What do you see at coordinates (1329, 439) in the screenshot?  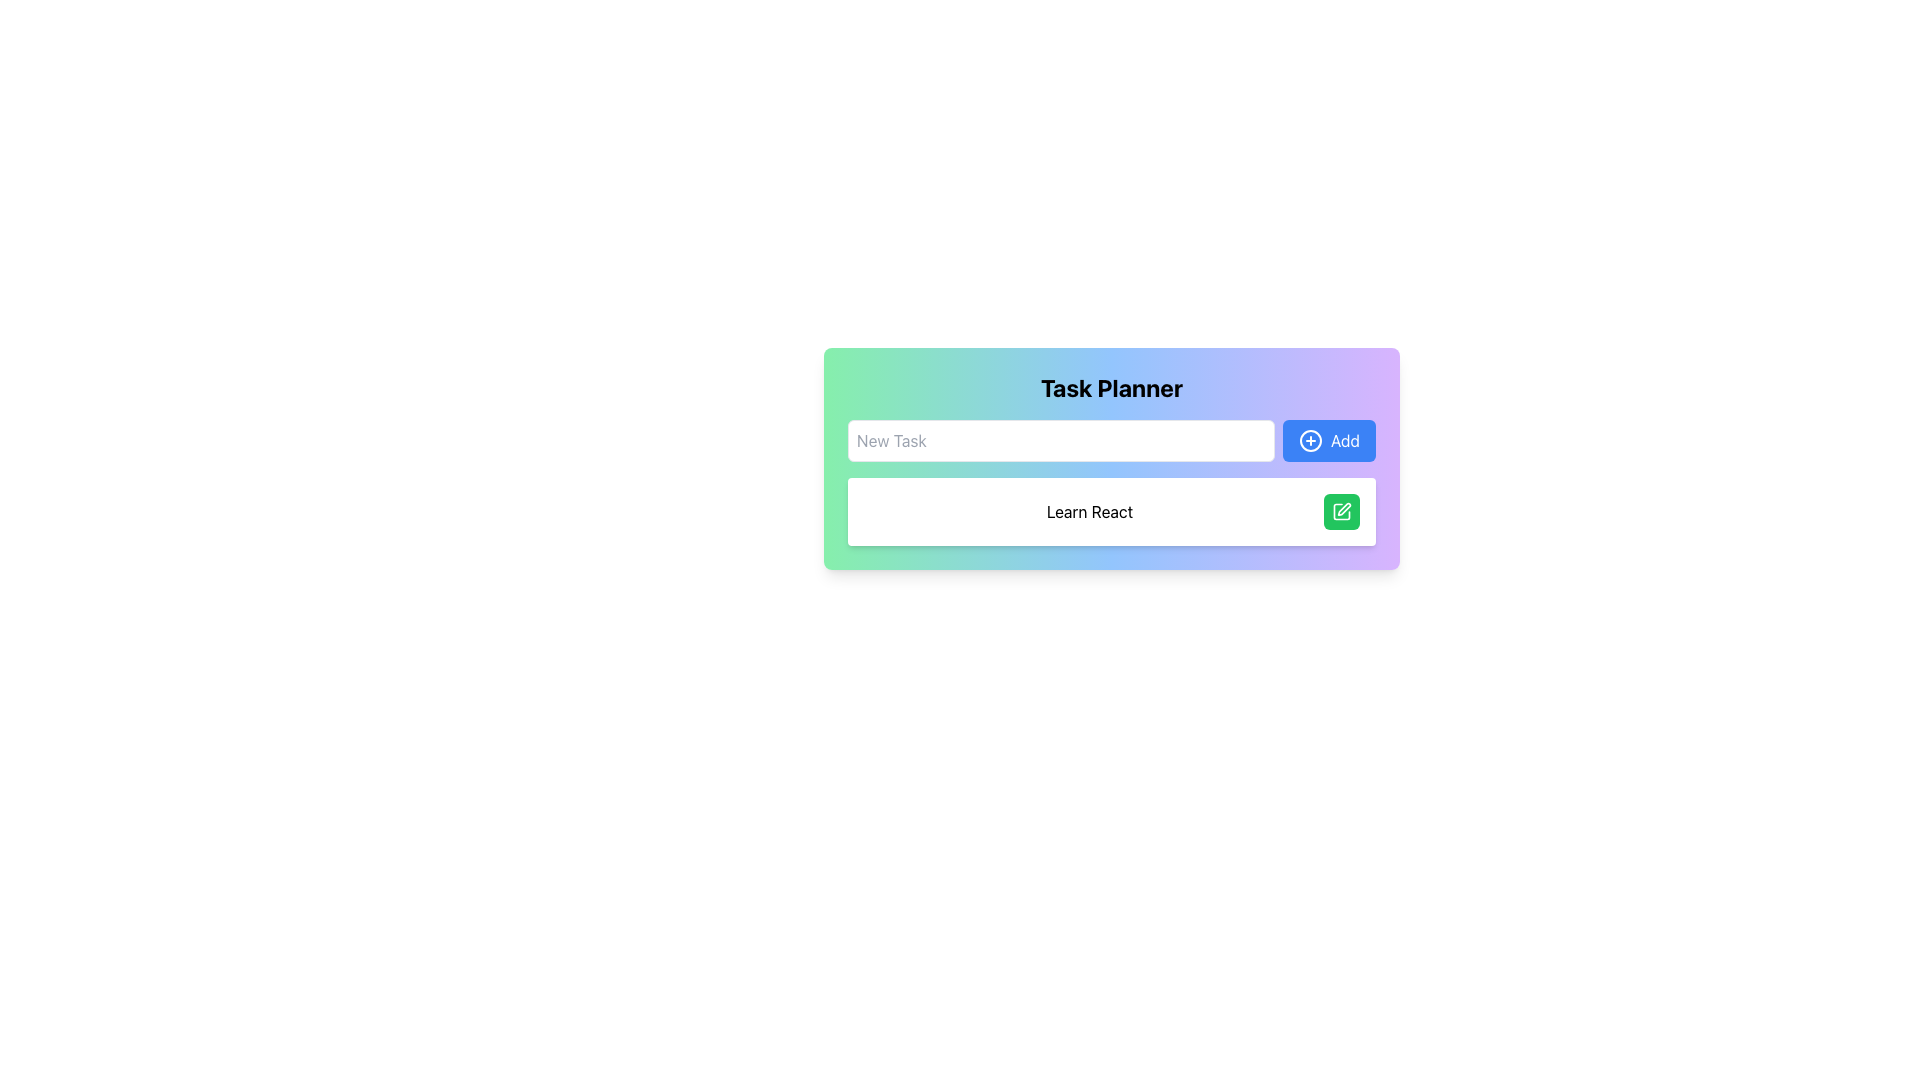 I see `the button located to the right of the 'New Task' input field` at bounding box center [1329, 439].